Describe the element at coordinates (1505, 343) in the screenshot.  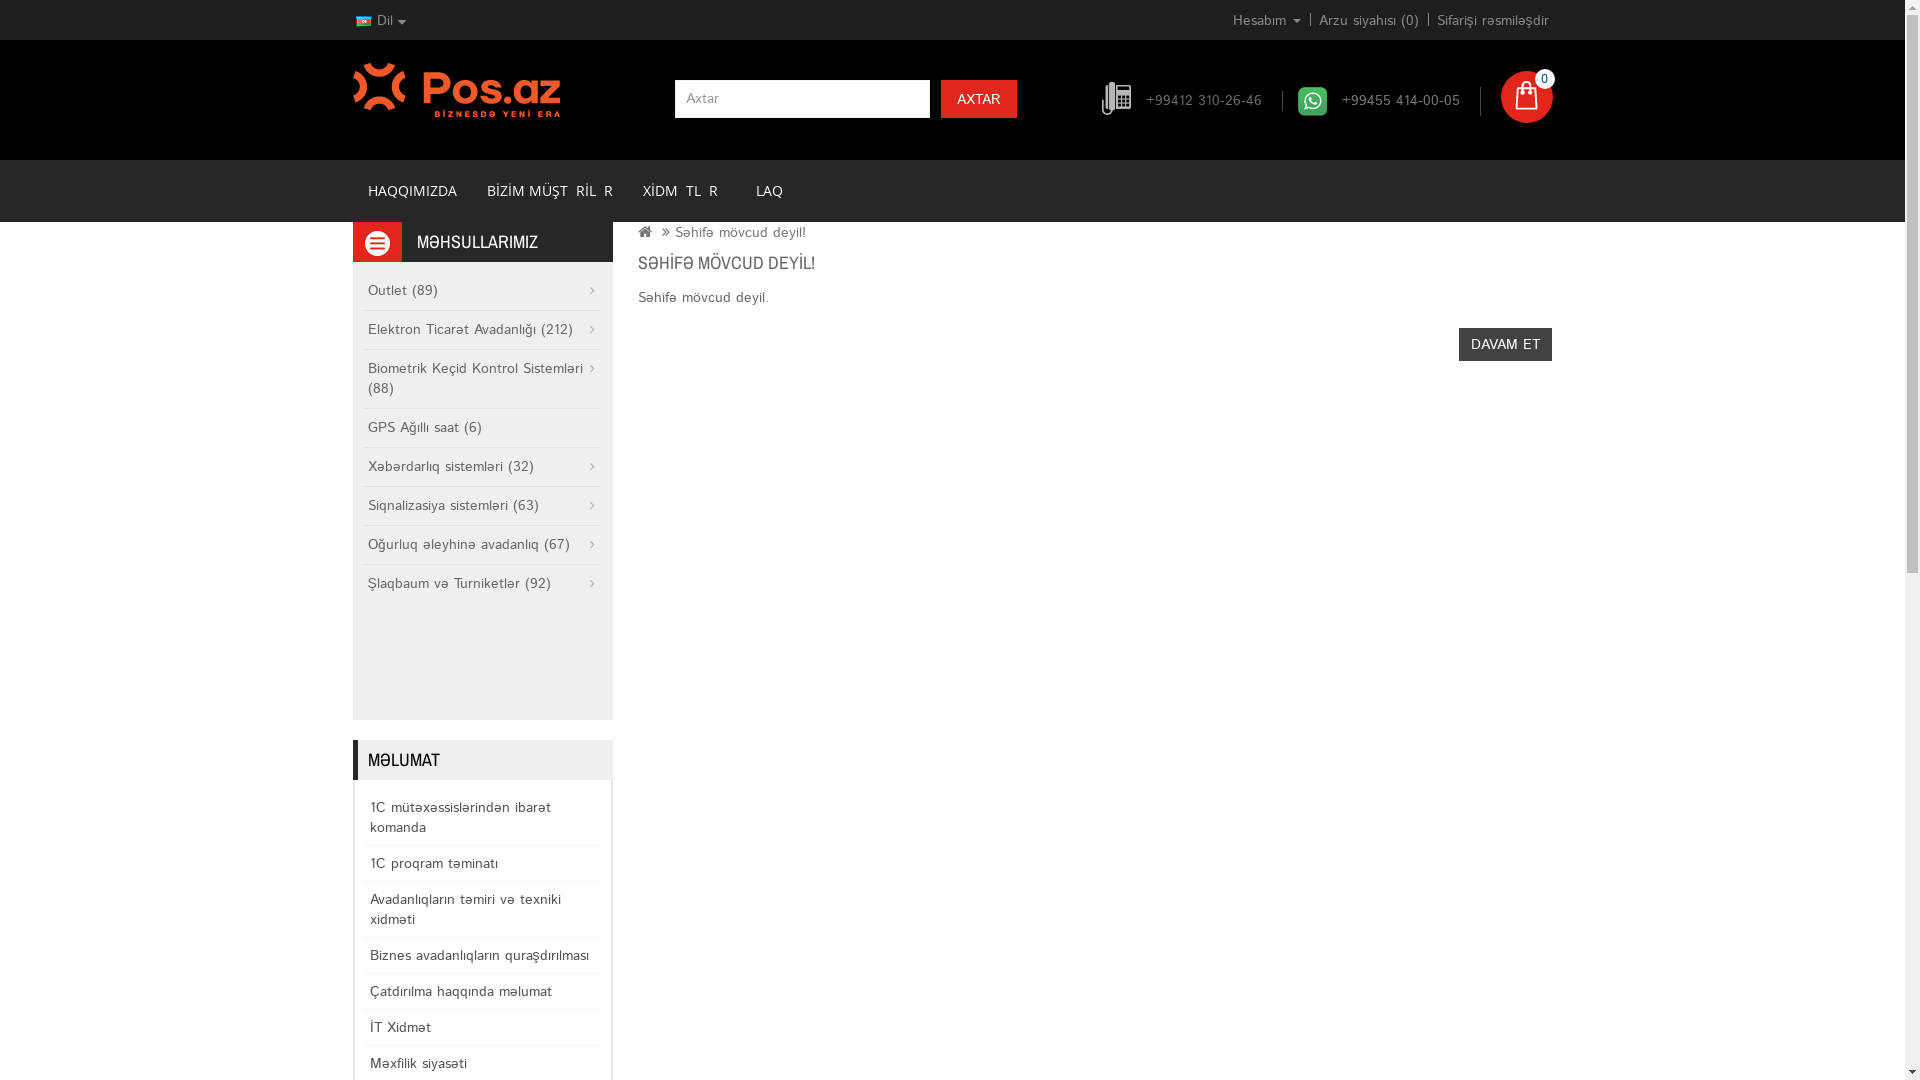
I see `'DAVAM ET'` at that location.